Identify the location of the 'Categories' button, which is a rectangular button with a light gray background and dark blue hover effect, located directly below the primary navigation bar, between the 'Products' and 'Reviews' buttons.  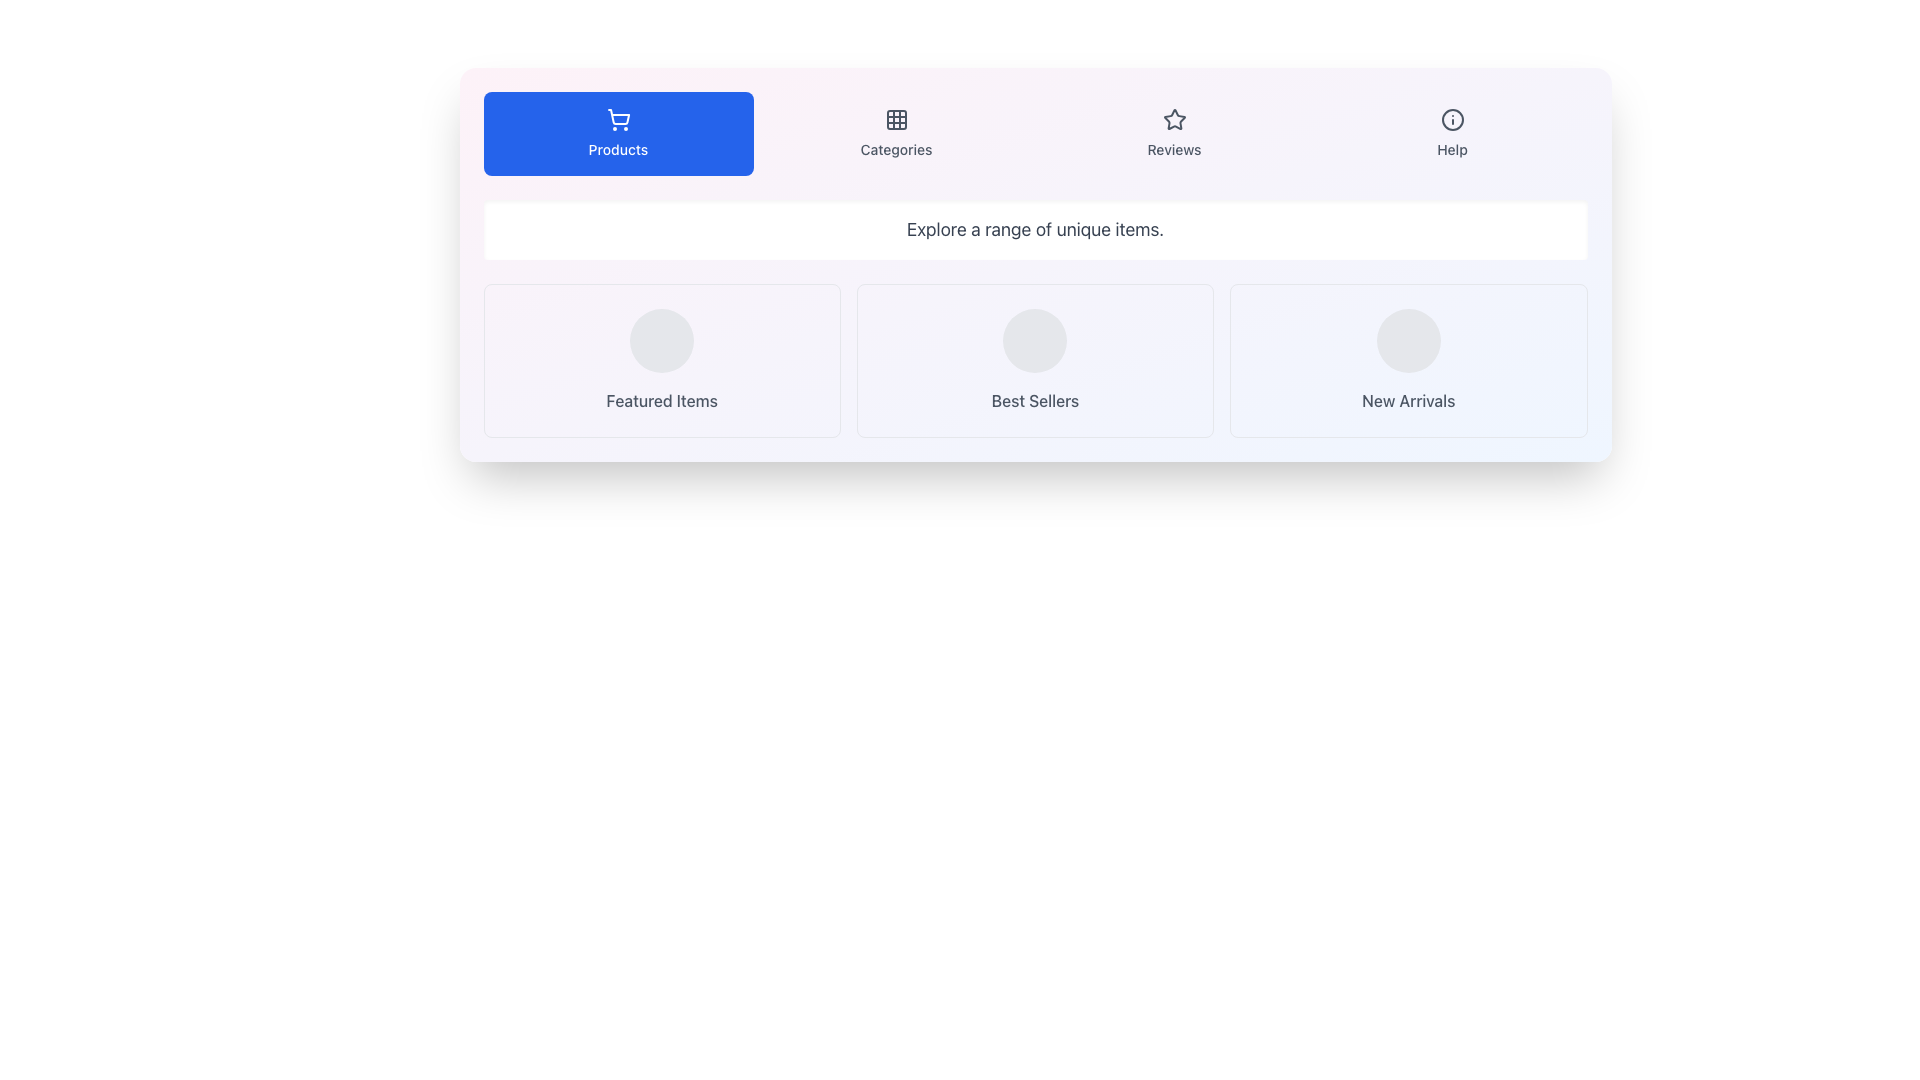
(895, 134).